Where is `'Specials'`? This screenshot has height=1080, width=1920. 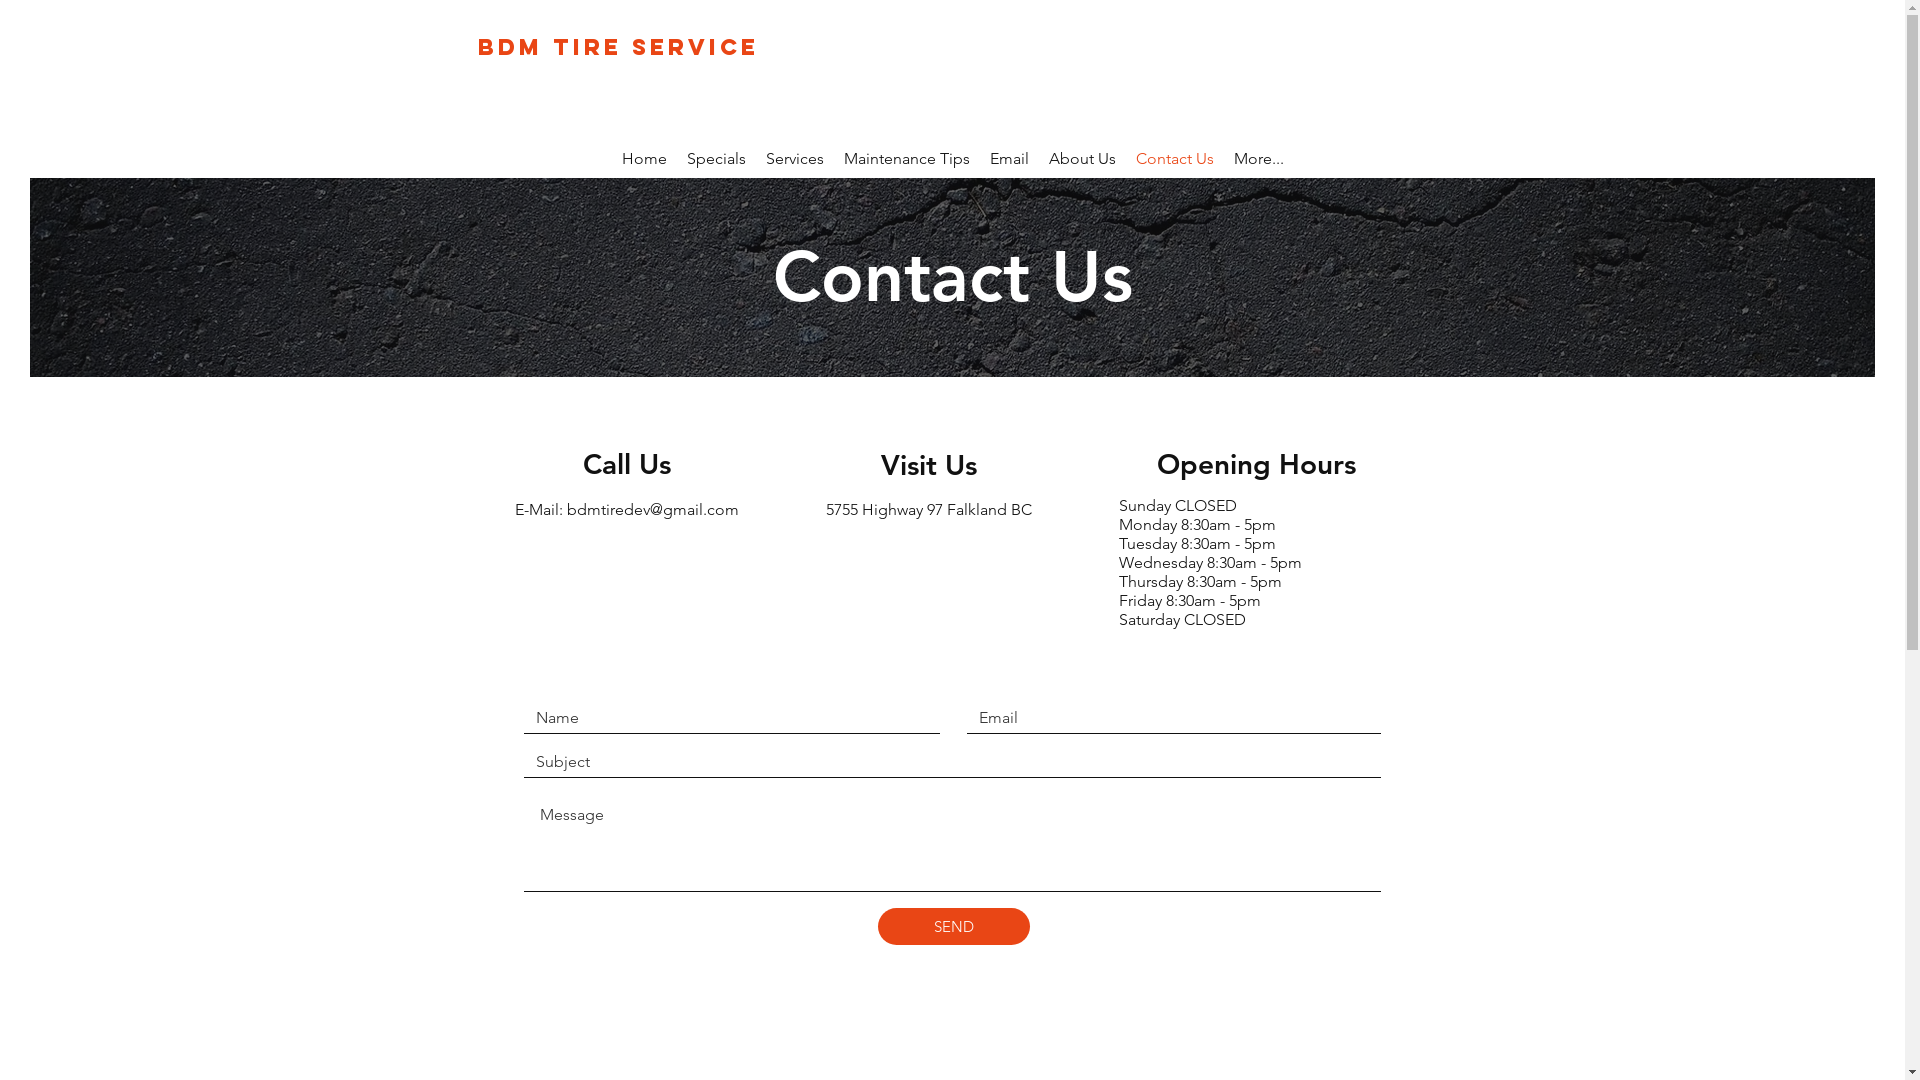 'Specials' is located at coordinates (676, 161).